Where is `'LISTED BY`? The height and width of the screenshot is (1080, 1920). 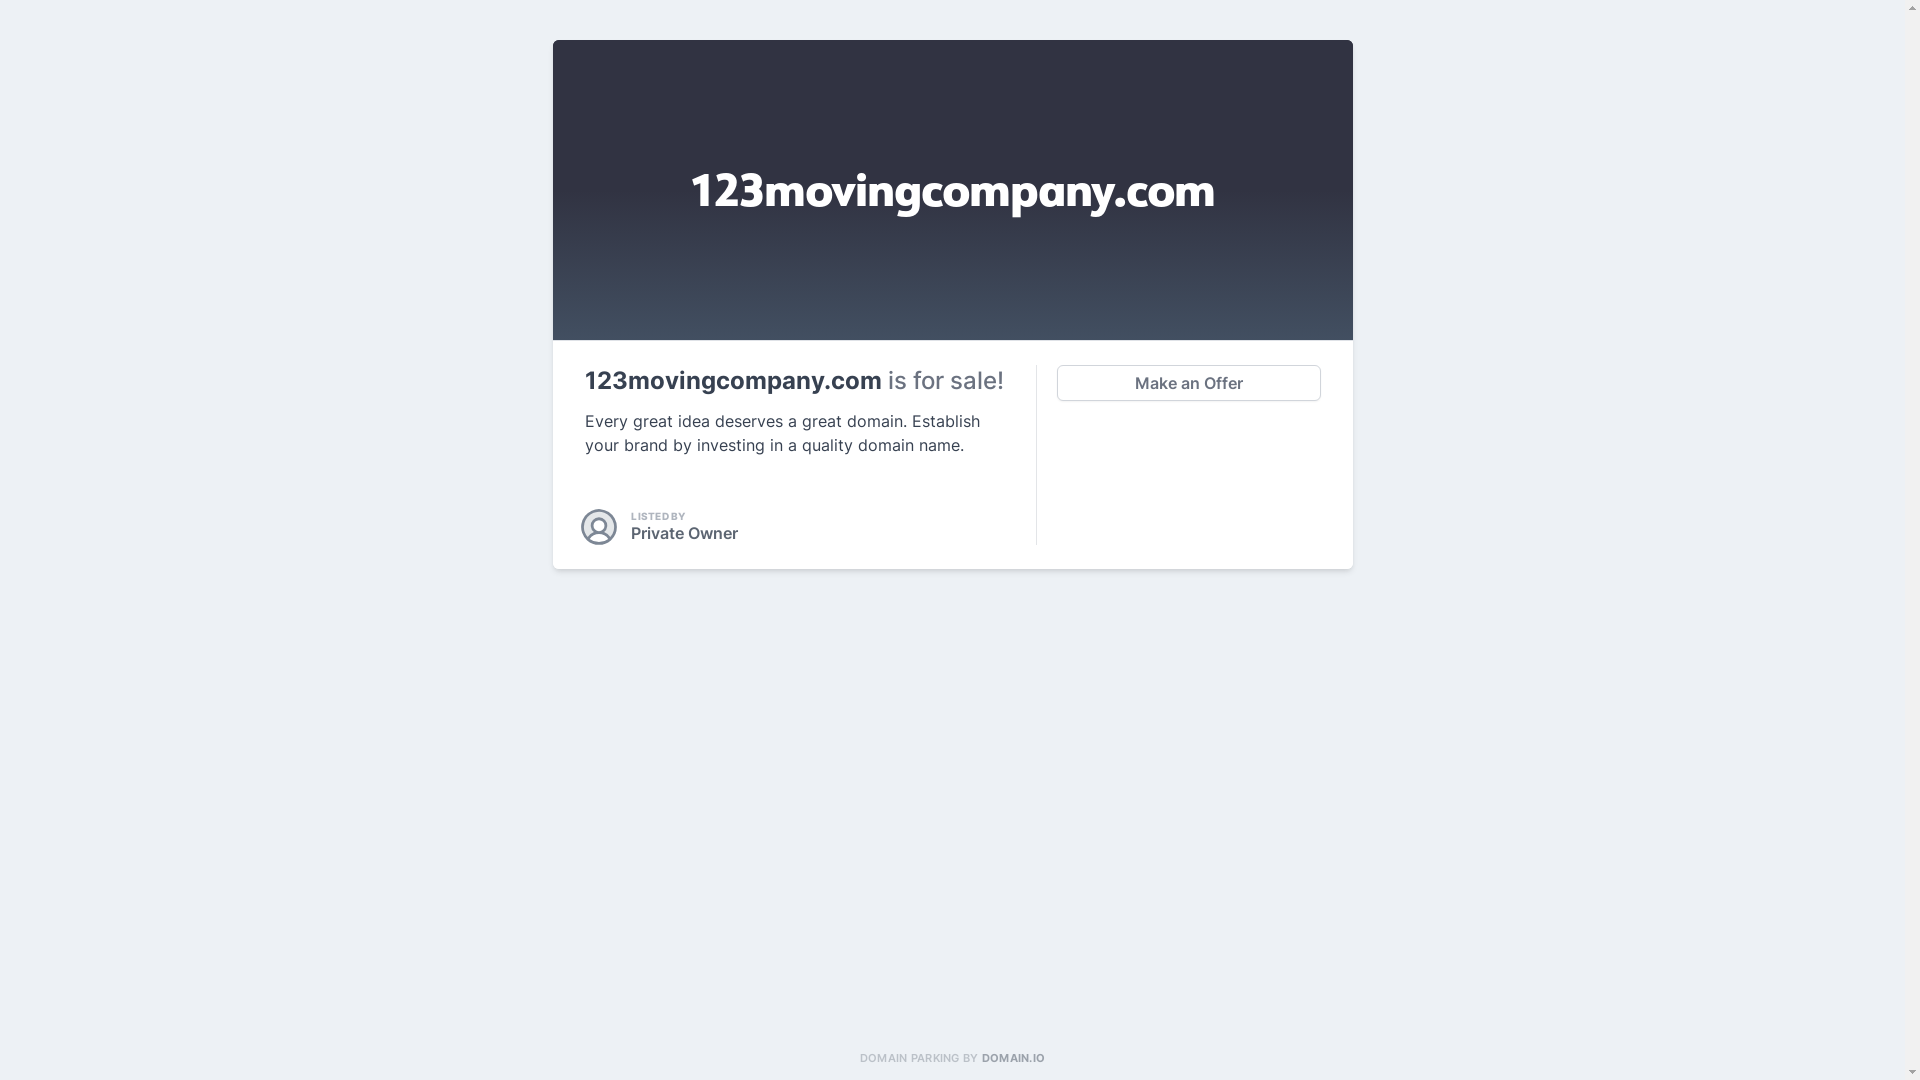
'LISTED BY is located at coordinates (583, 526).